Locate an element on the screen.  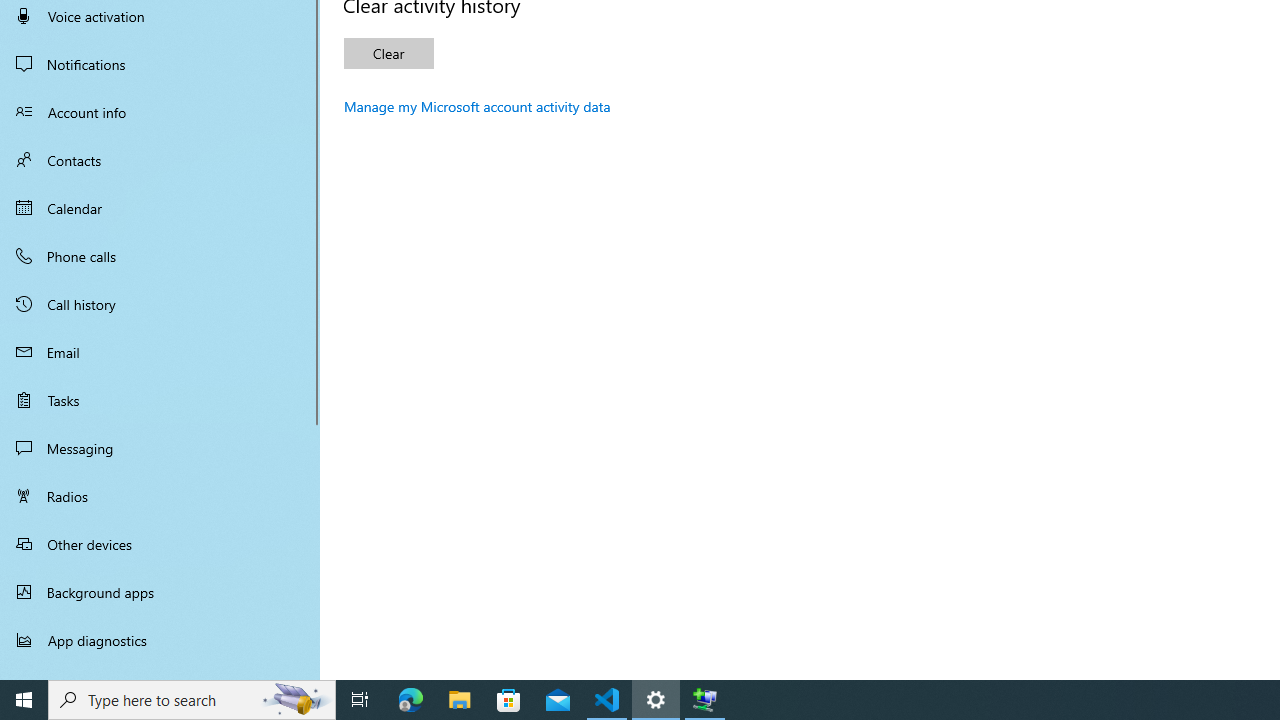
'Extensible Wizards Host Process - 1 running window' is located at coordinates (705, 698).